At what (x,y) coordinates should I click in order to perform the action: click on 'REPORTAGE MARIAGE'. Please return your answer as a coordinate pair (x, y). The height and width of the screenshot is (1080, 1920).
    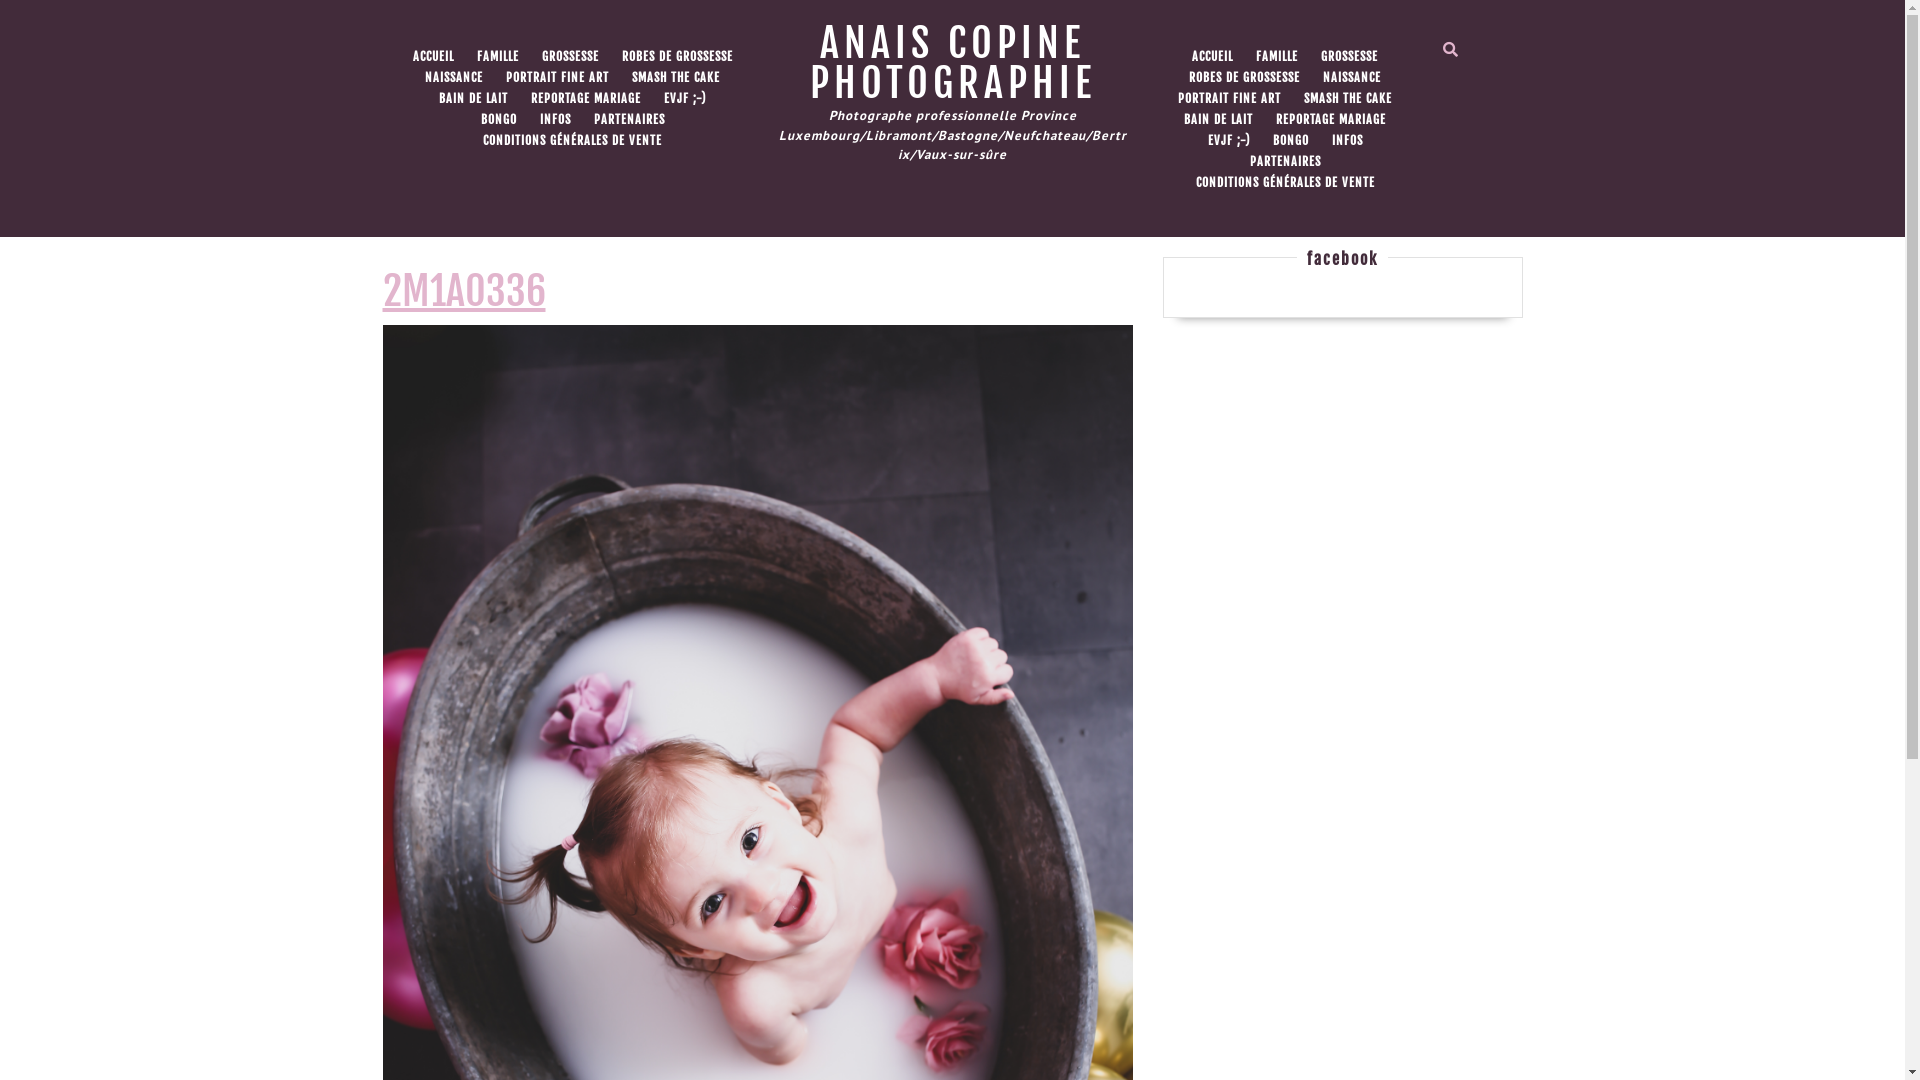
    Looking at the image, I should click on (521, 99).